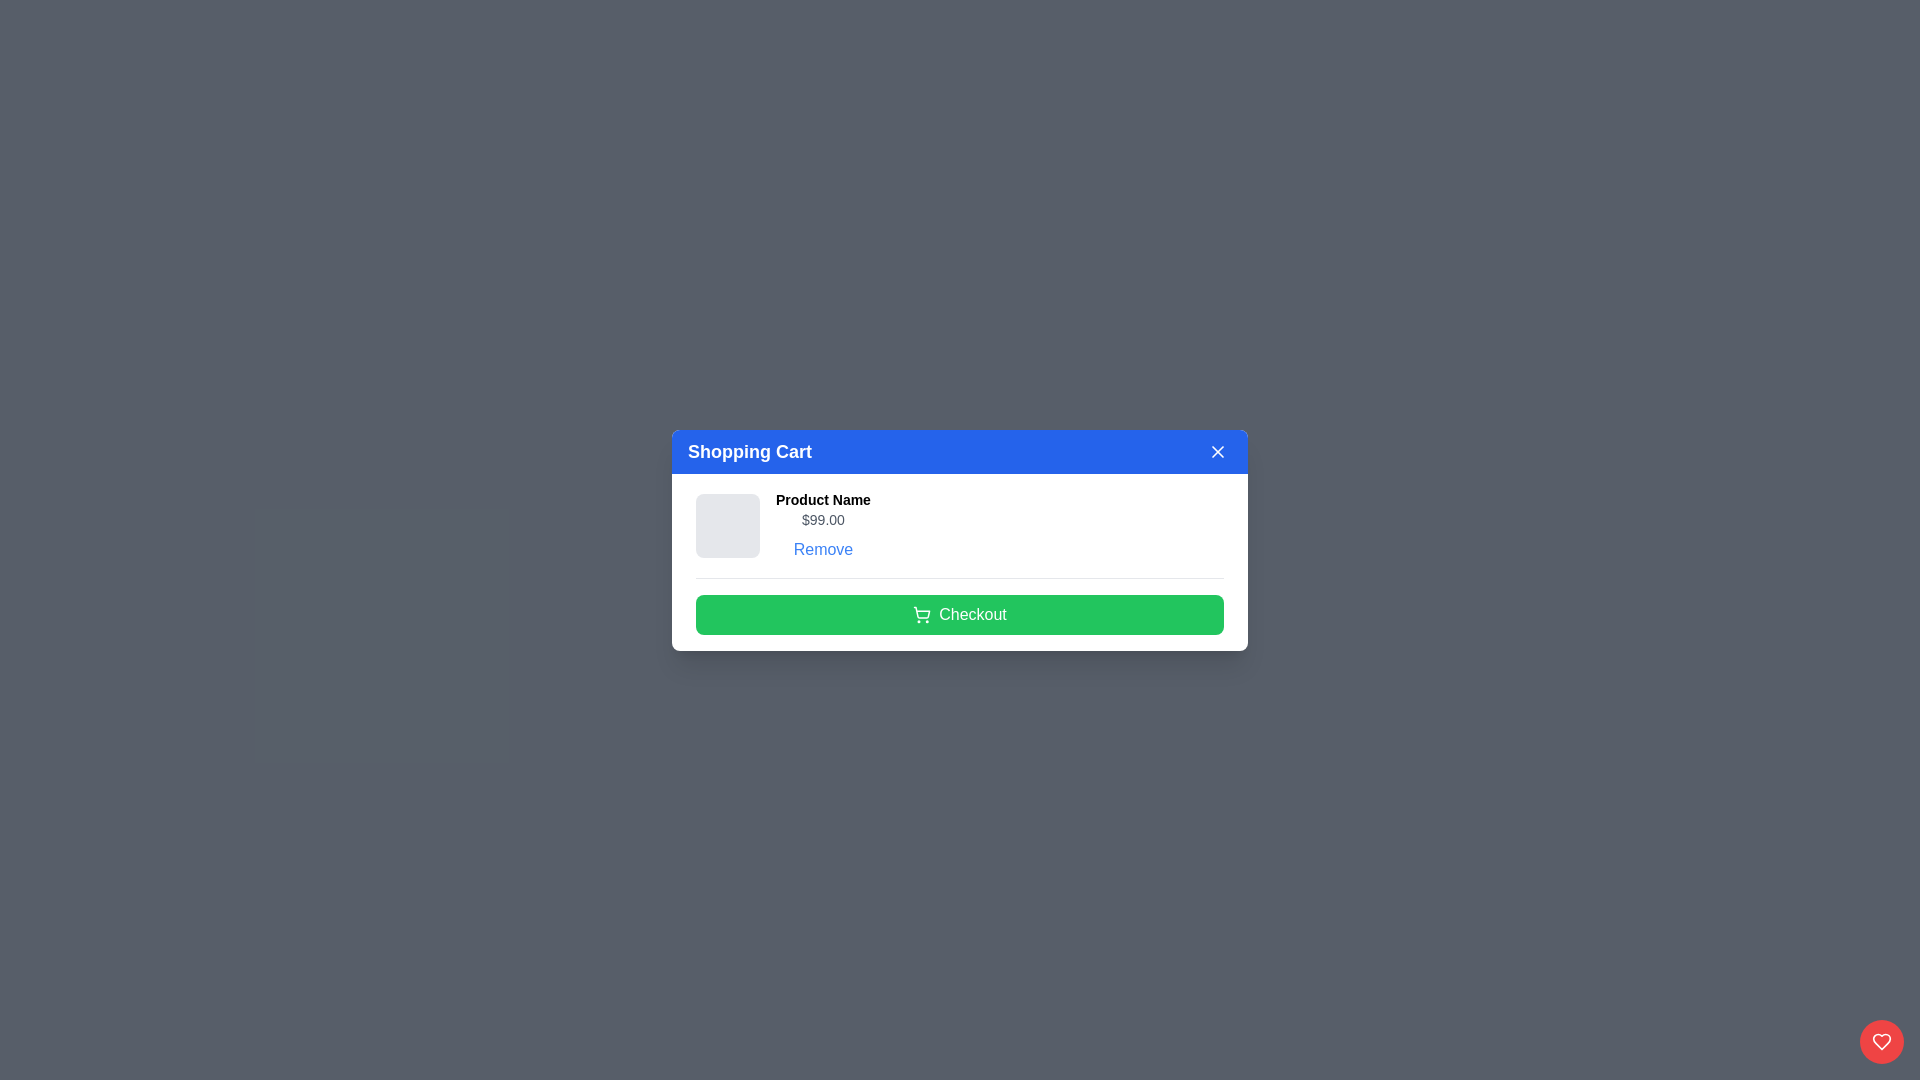 The width and height of the screenshot is (1920, 1080). I want to click on the blue underlined text link labeled 'Remove' located in the shopping cart interface below the price '$99.00', so click(823, 549).